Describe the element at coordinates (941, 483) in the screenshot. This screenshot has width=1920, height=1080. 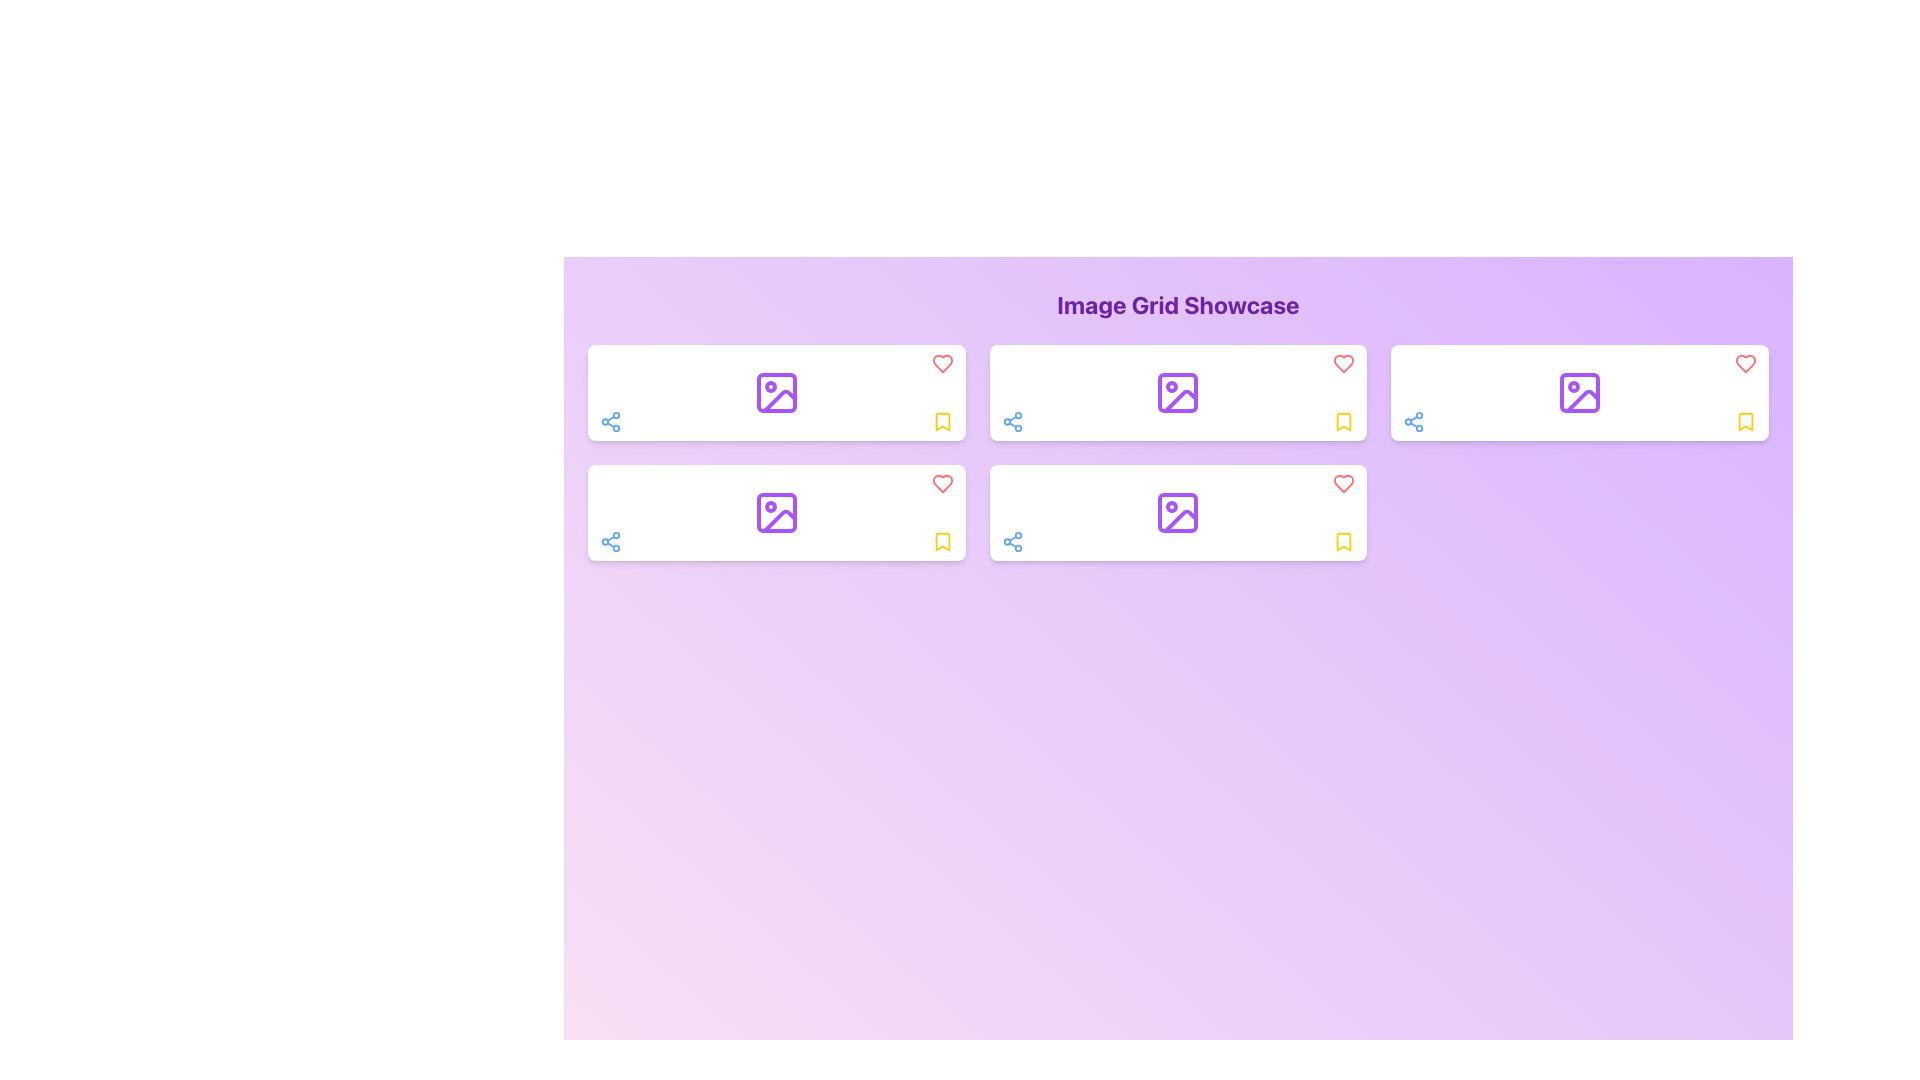
I see `the 'like' or 'favorite' button located at the top-right corner inside the second card of the second row` at that location.